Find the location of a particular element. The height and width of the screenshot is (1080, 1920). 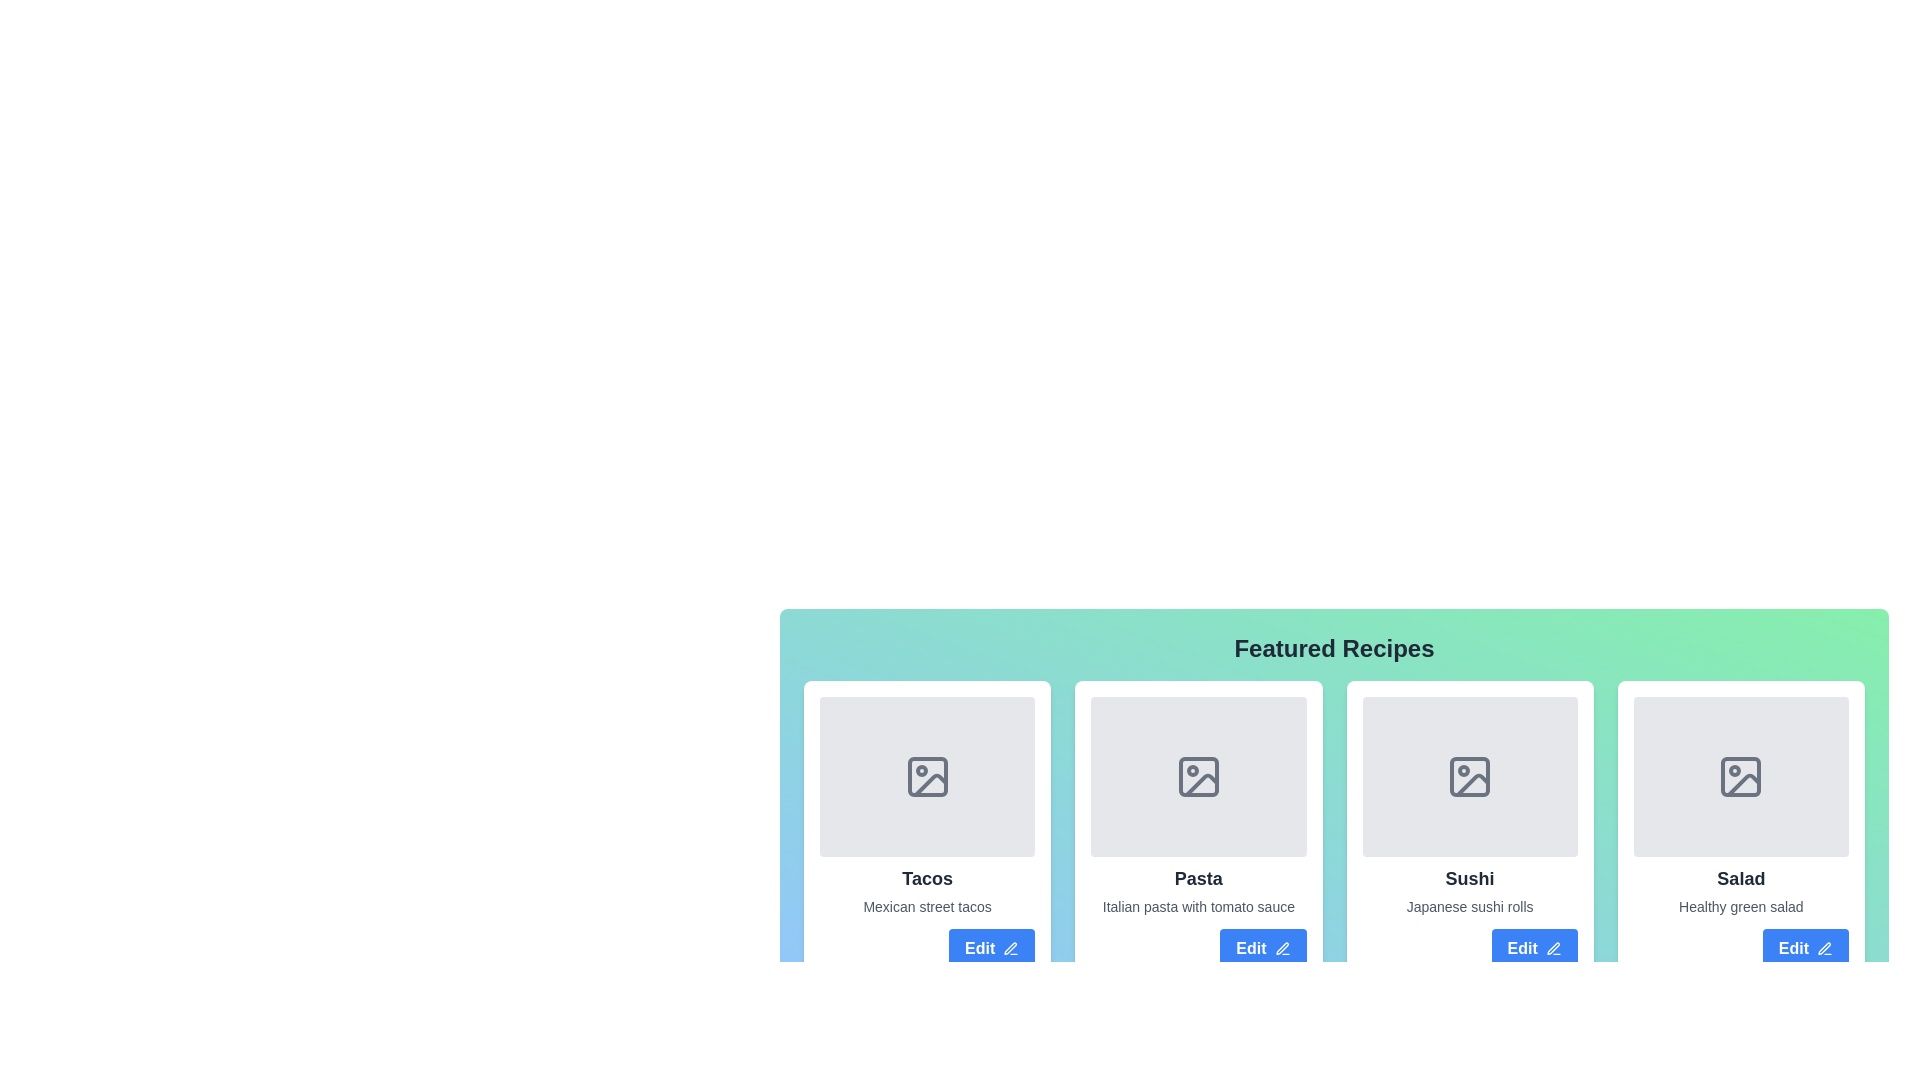

the fourth 'Edit' button beneath the 'Salad' recipe card in the 'Featured Recipes' section is located at coordinates (1805, 947).